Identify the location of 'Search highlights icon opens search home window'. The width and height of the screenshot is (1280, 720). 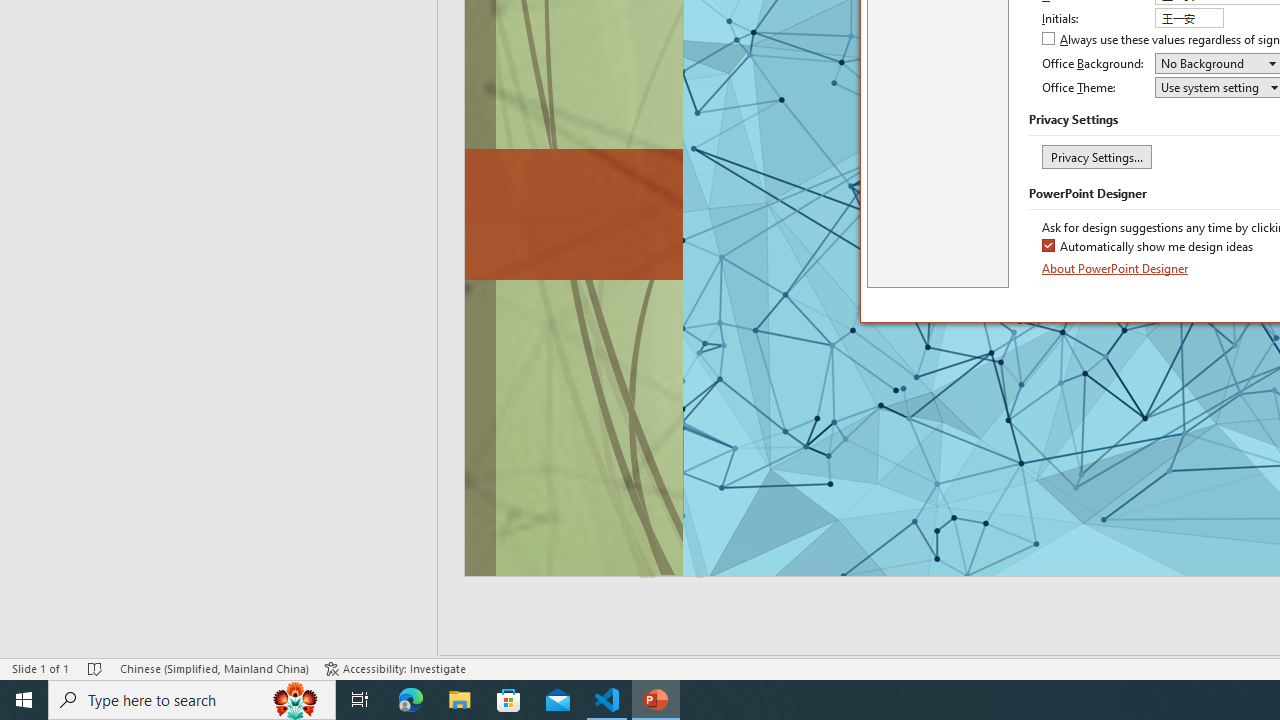
(294, 698).